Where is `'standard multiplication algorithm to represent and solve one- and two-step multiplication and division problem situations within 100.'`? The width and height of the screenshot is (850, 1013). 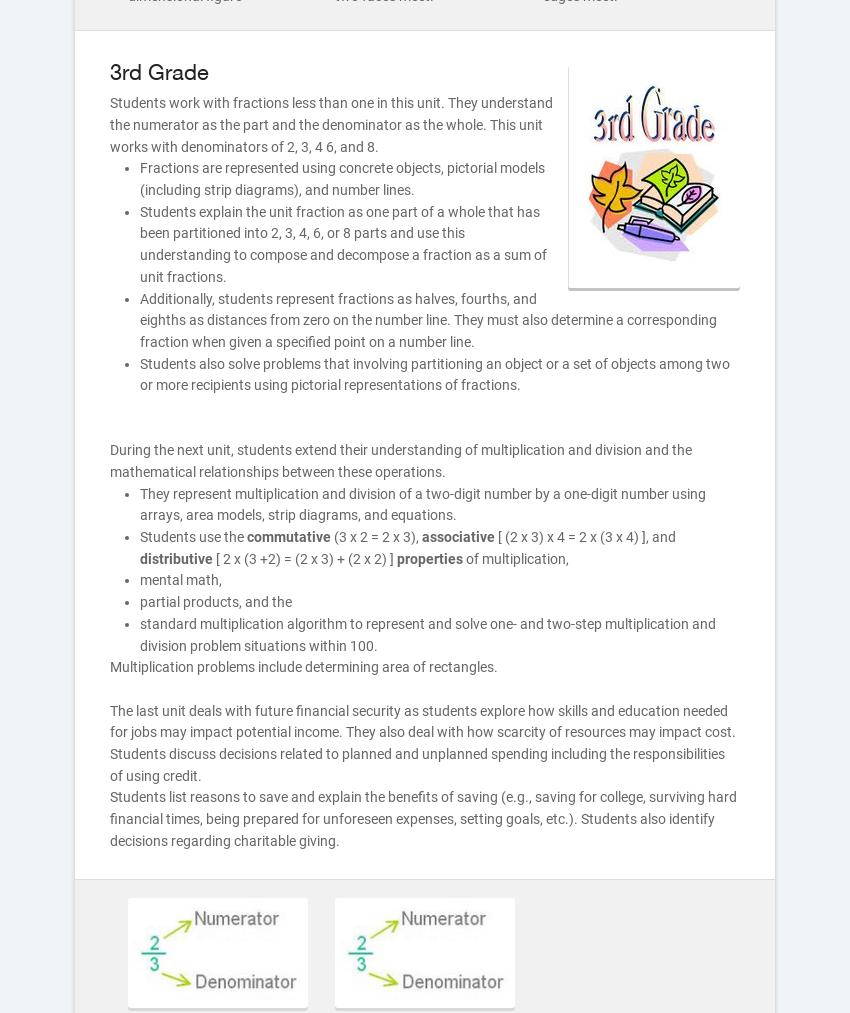 'standard multiplication algorithm to represent and solve one- and two-step multiplication and division problem situations within 100.' is located at coordinates (426, 633).